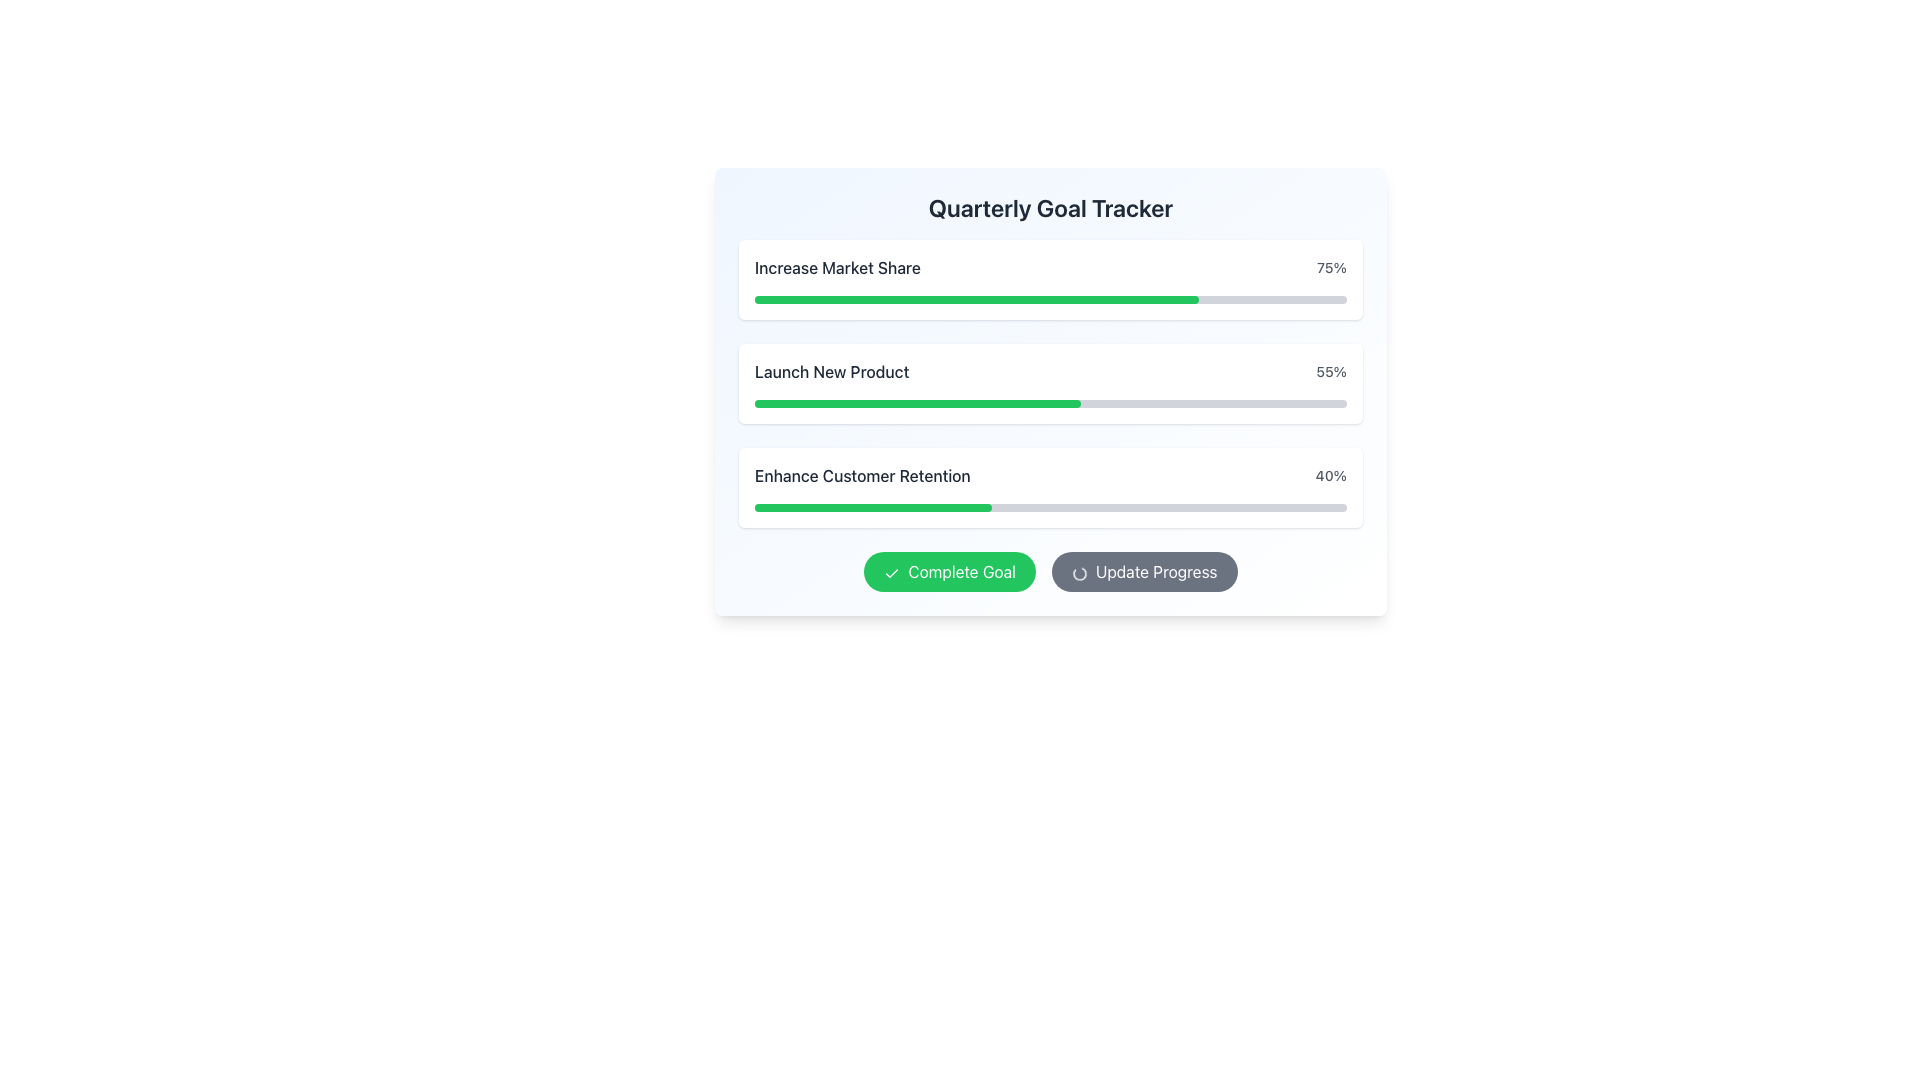  I want to click on label text that describes the goal associated with the progress bar showing '55%'. This label is positioned below 'Increase Market Share' and above 'Enhance Customer Retention', so click(832, 371).